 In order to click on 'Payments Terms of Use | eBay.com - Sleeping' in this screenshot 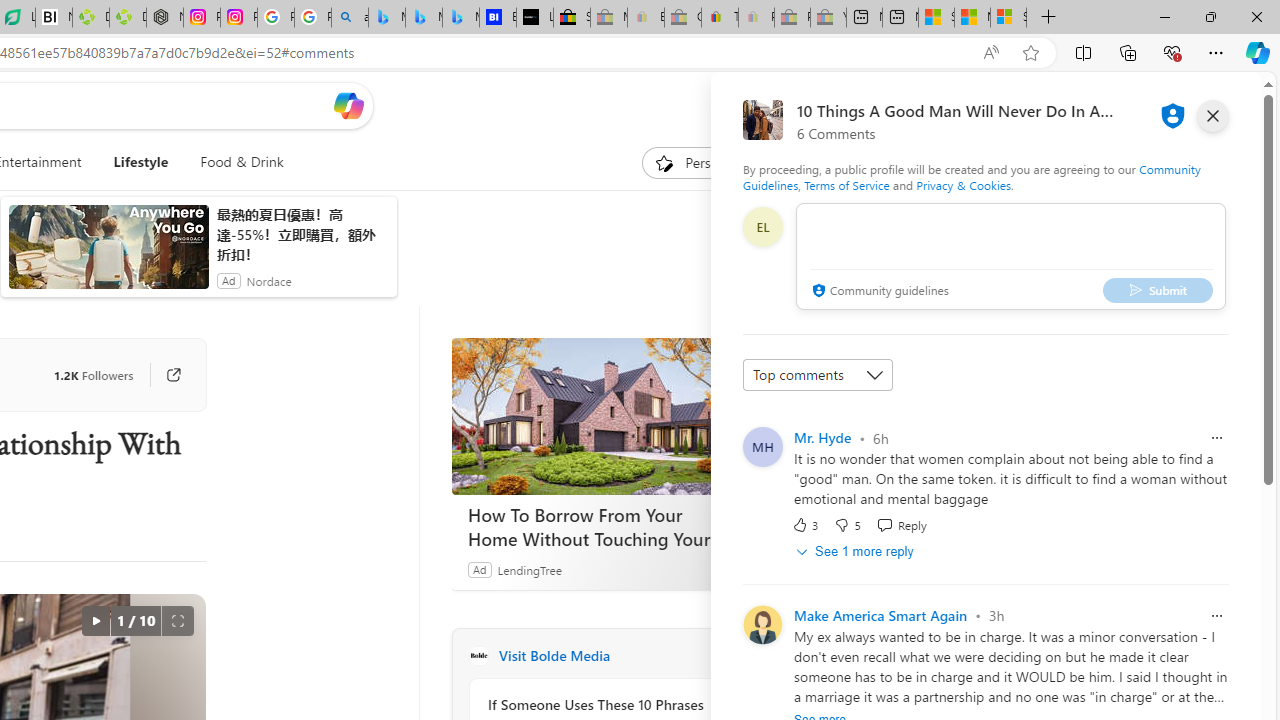, I will do `click(755, 17)`.